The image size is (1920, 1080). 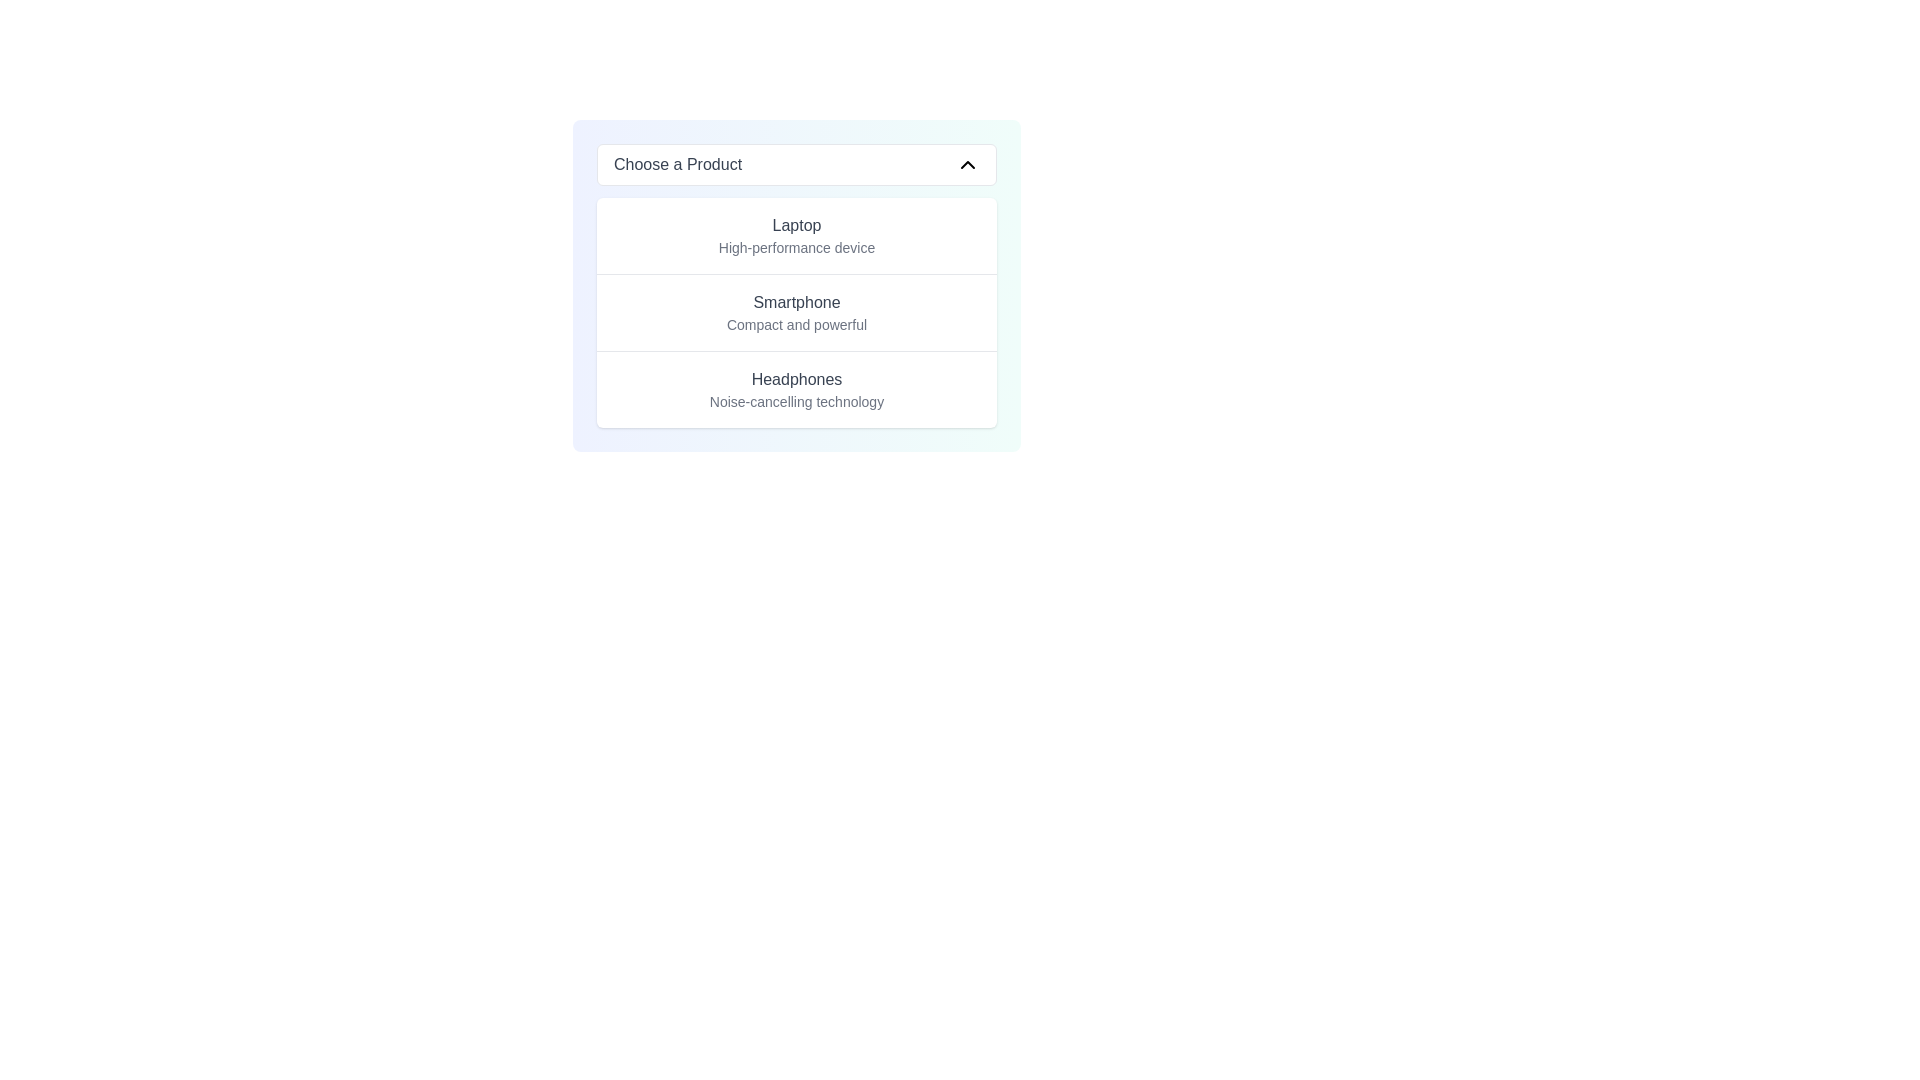 I want to click on the Text component that displays the title and description for the 'Headphones' option in the dropdown menu, which is the third item below 'Laptop' and 'Smartphone', so click(x=795, y=389).